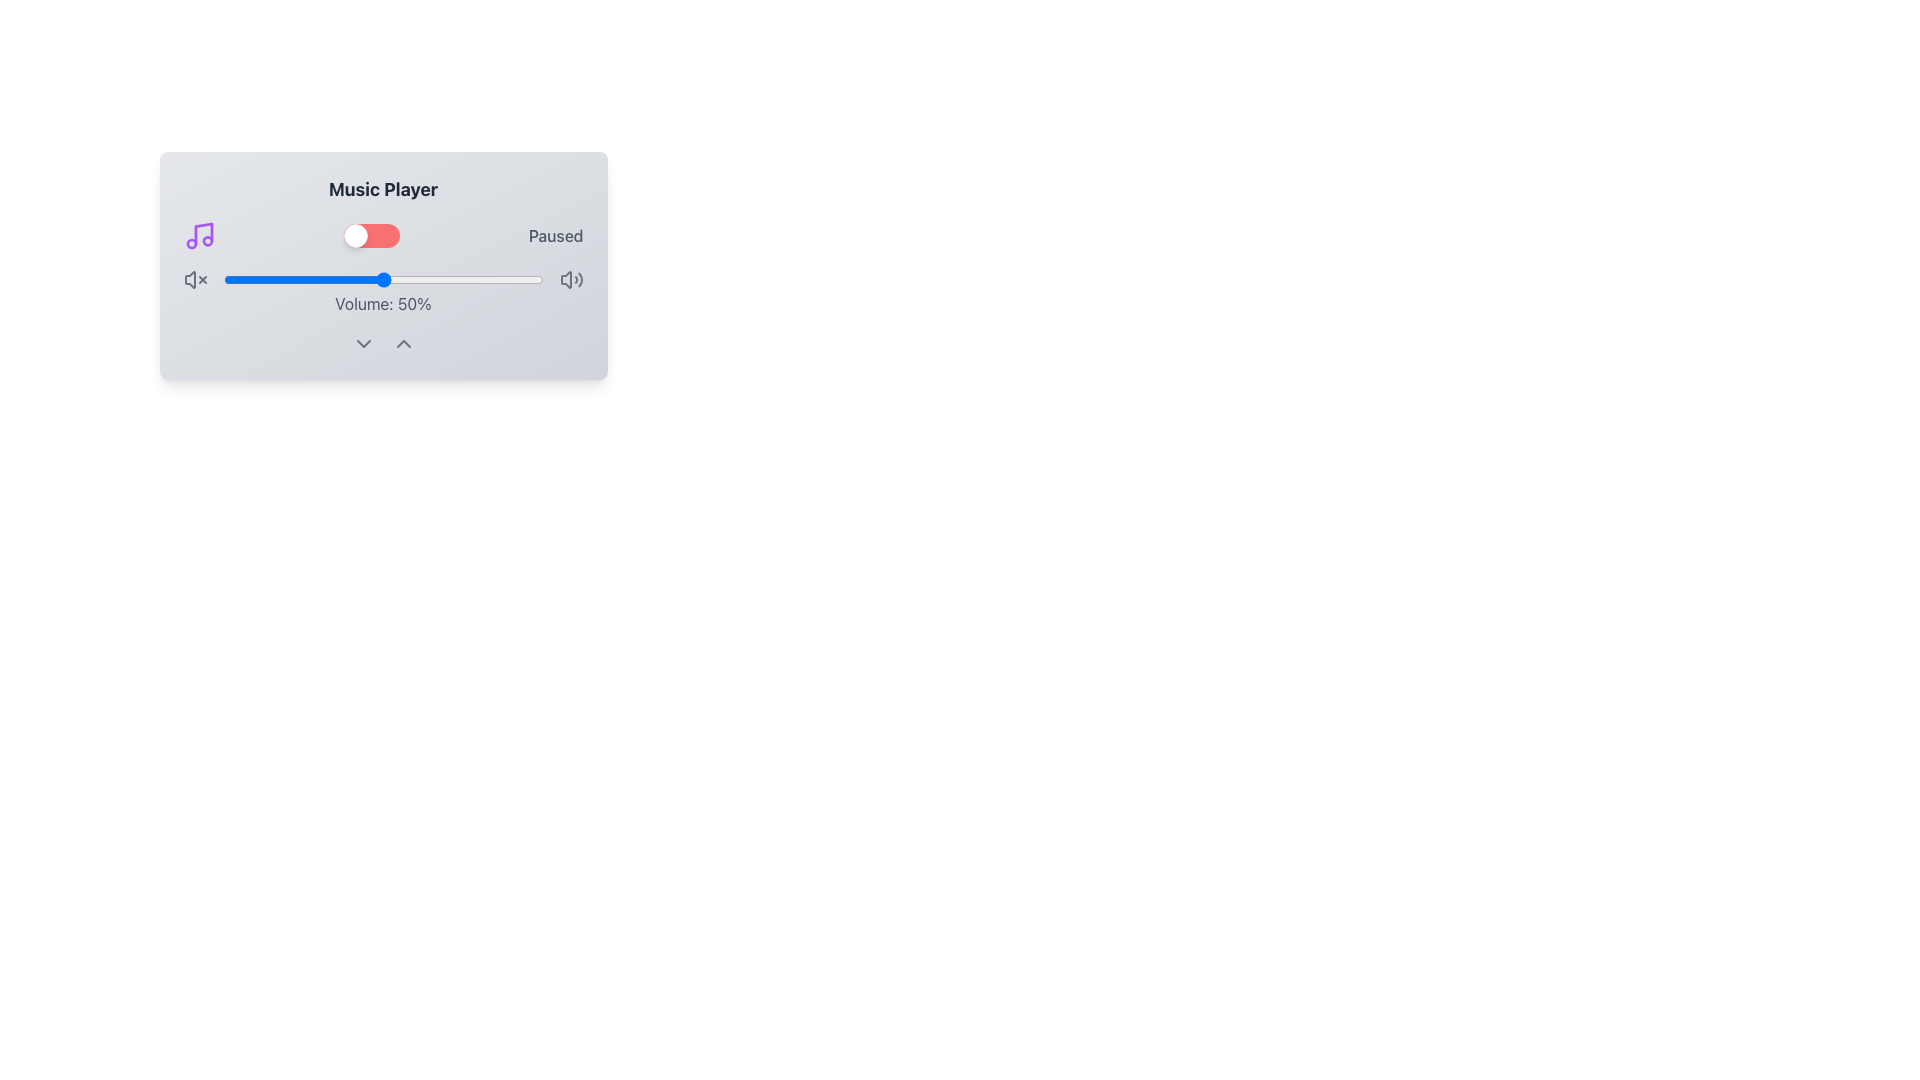  I want to click on the volume, so click(283, 280).